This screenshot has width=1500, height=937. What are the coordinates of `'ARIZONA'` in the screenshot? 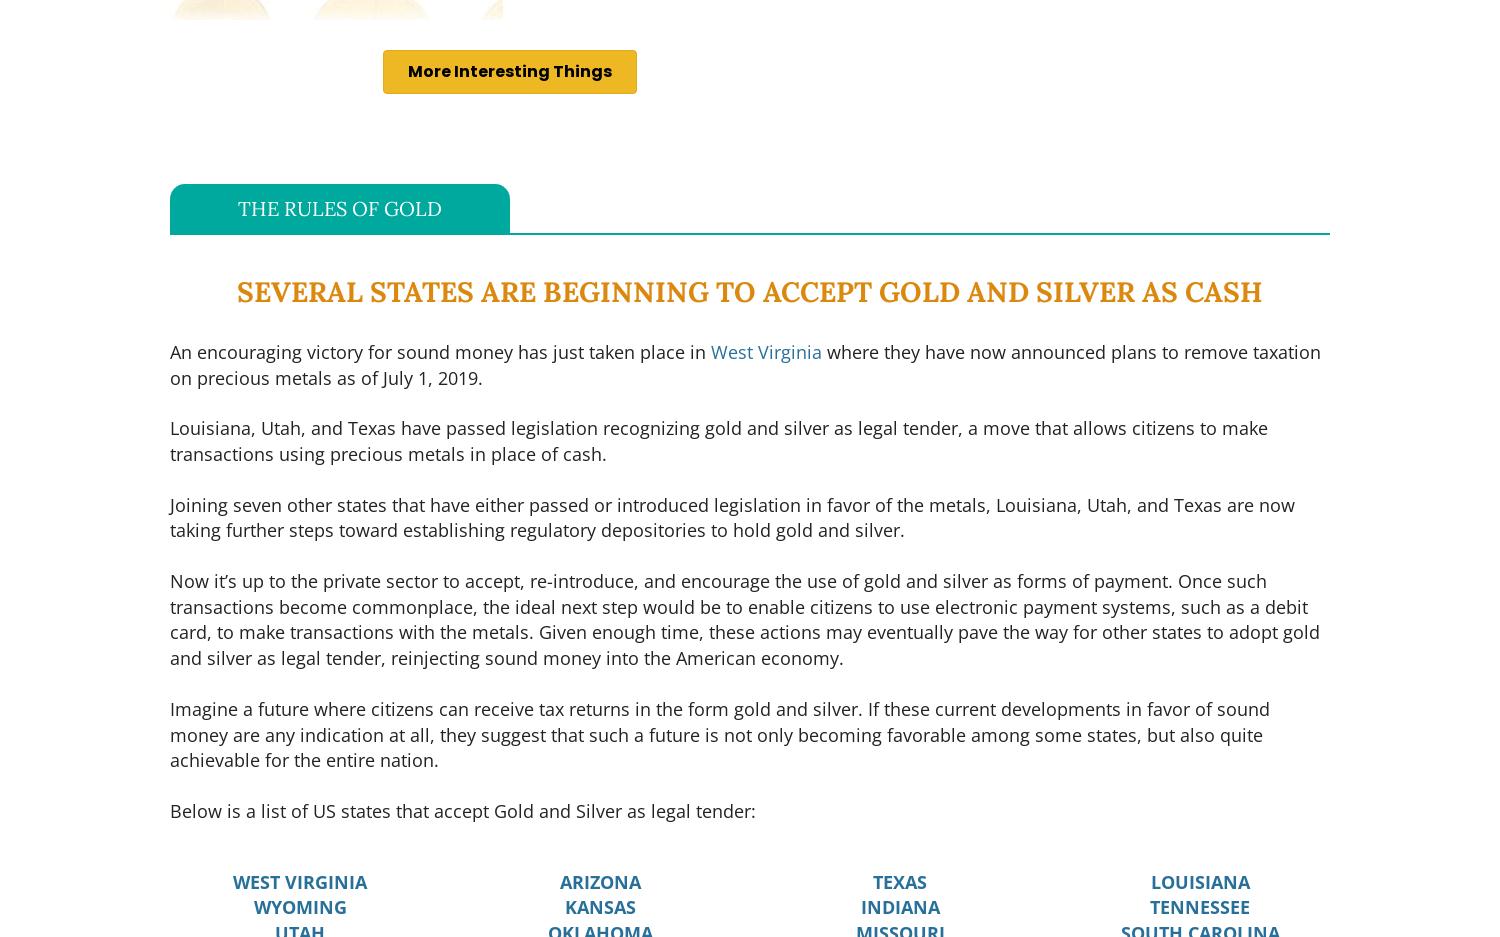 It's located at (598, 879).